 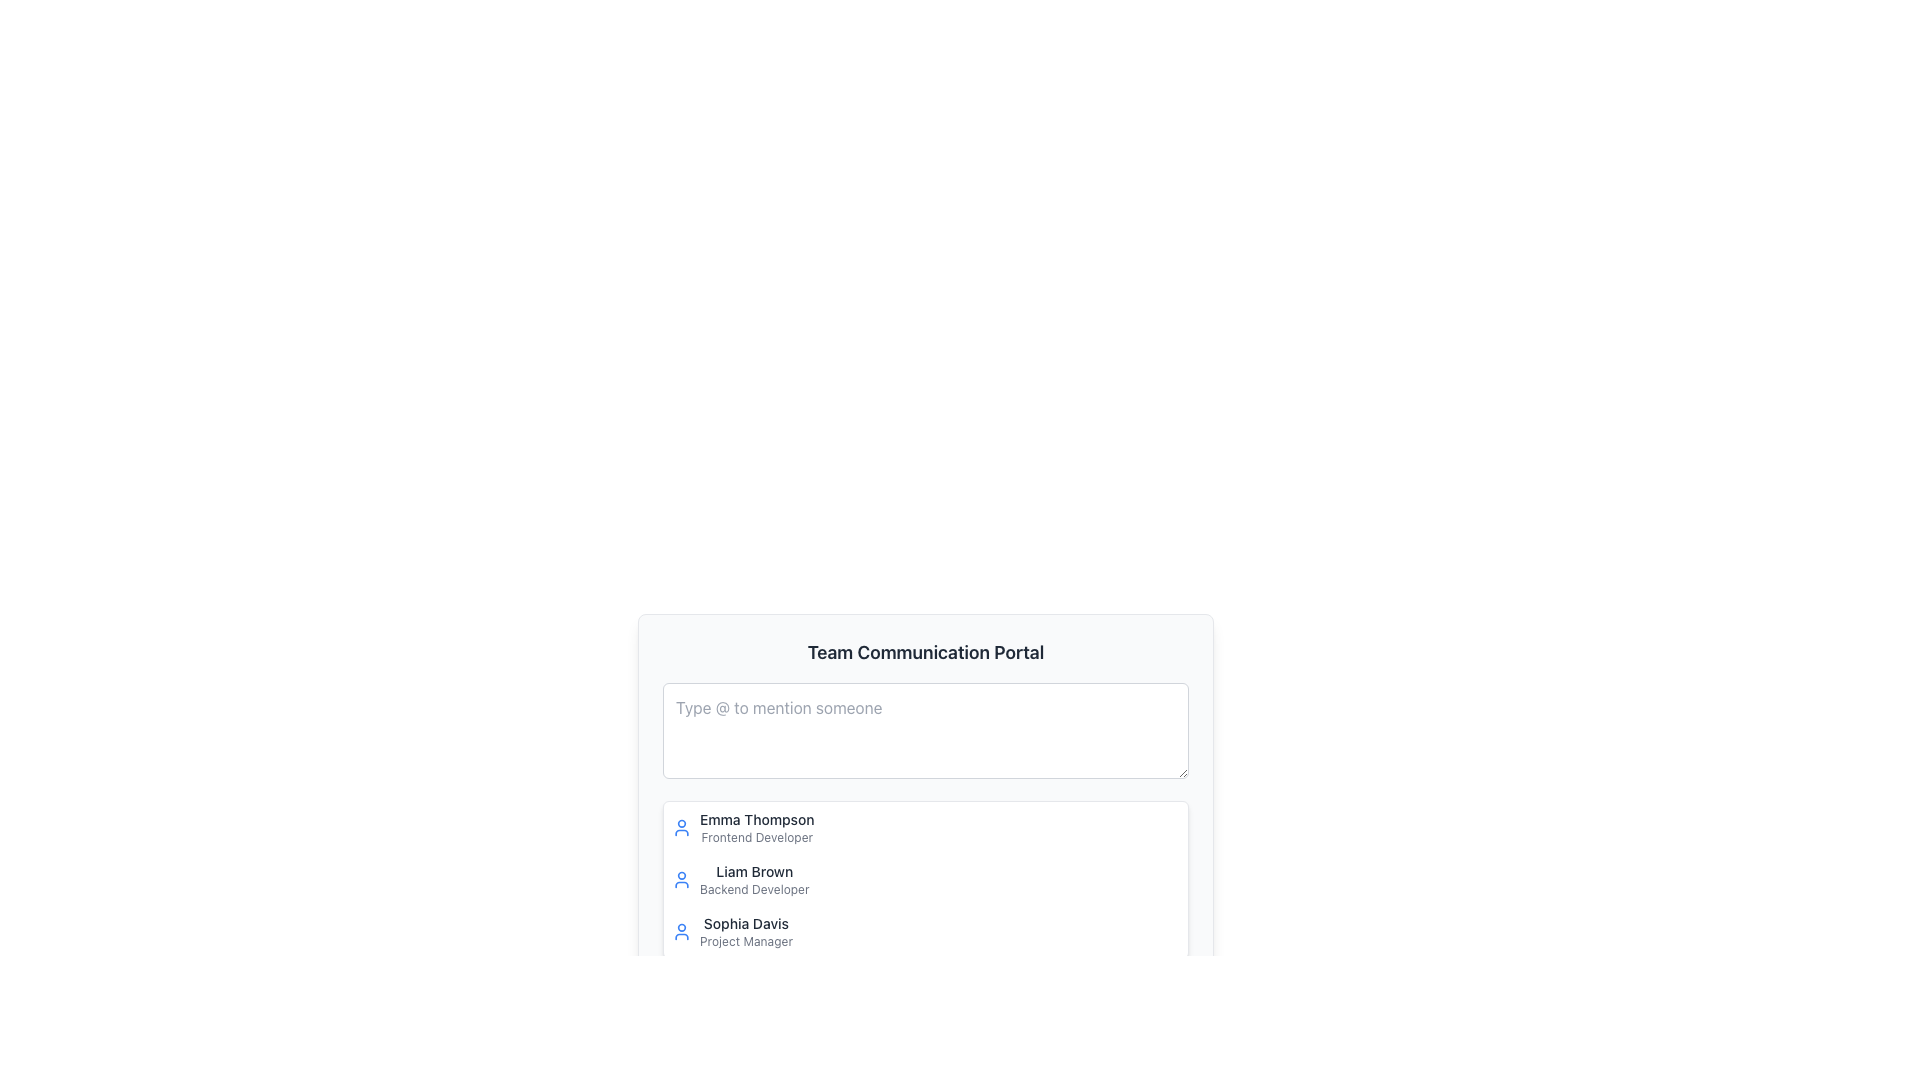 What do you see at coordinates (925, 878) in the screenshot?
I see `the list item displaying the user 'Liam Brown - Backend Developer'` at bounding box center [925, 878].